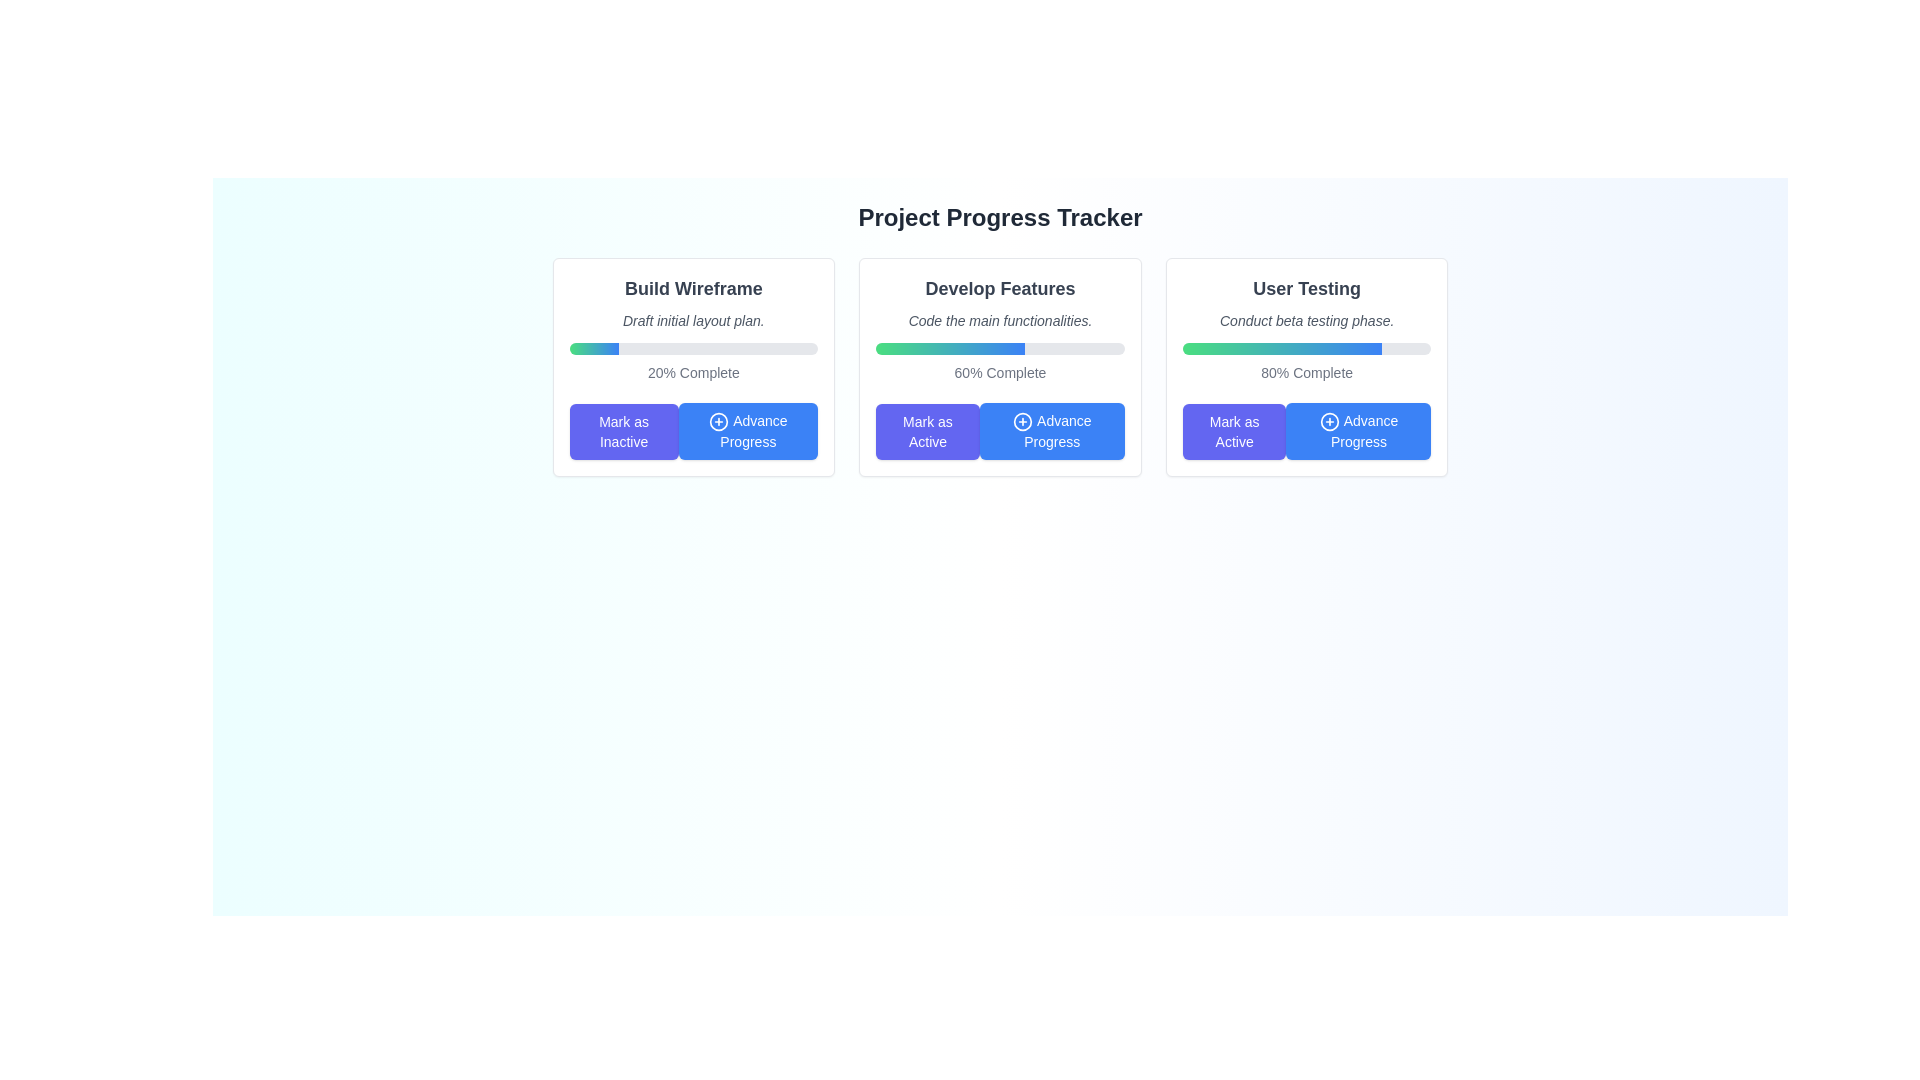 The image size is (1920, 1080). I want to click on text displayed in the bold, larger font 'Build Wireframe' located at the top of the leftmost rectangular card containing project details, so click(693, 289).